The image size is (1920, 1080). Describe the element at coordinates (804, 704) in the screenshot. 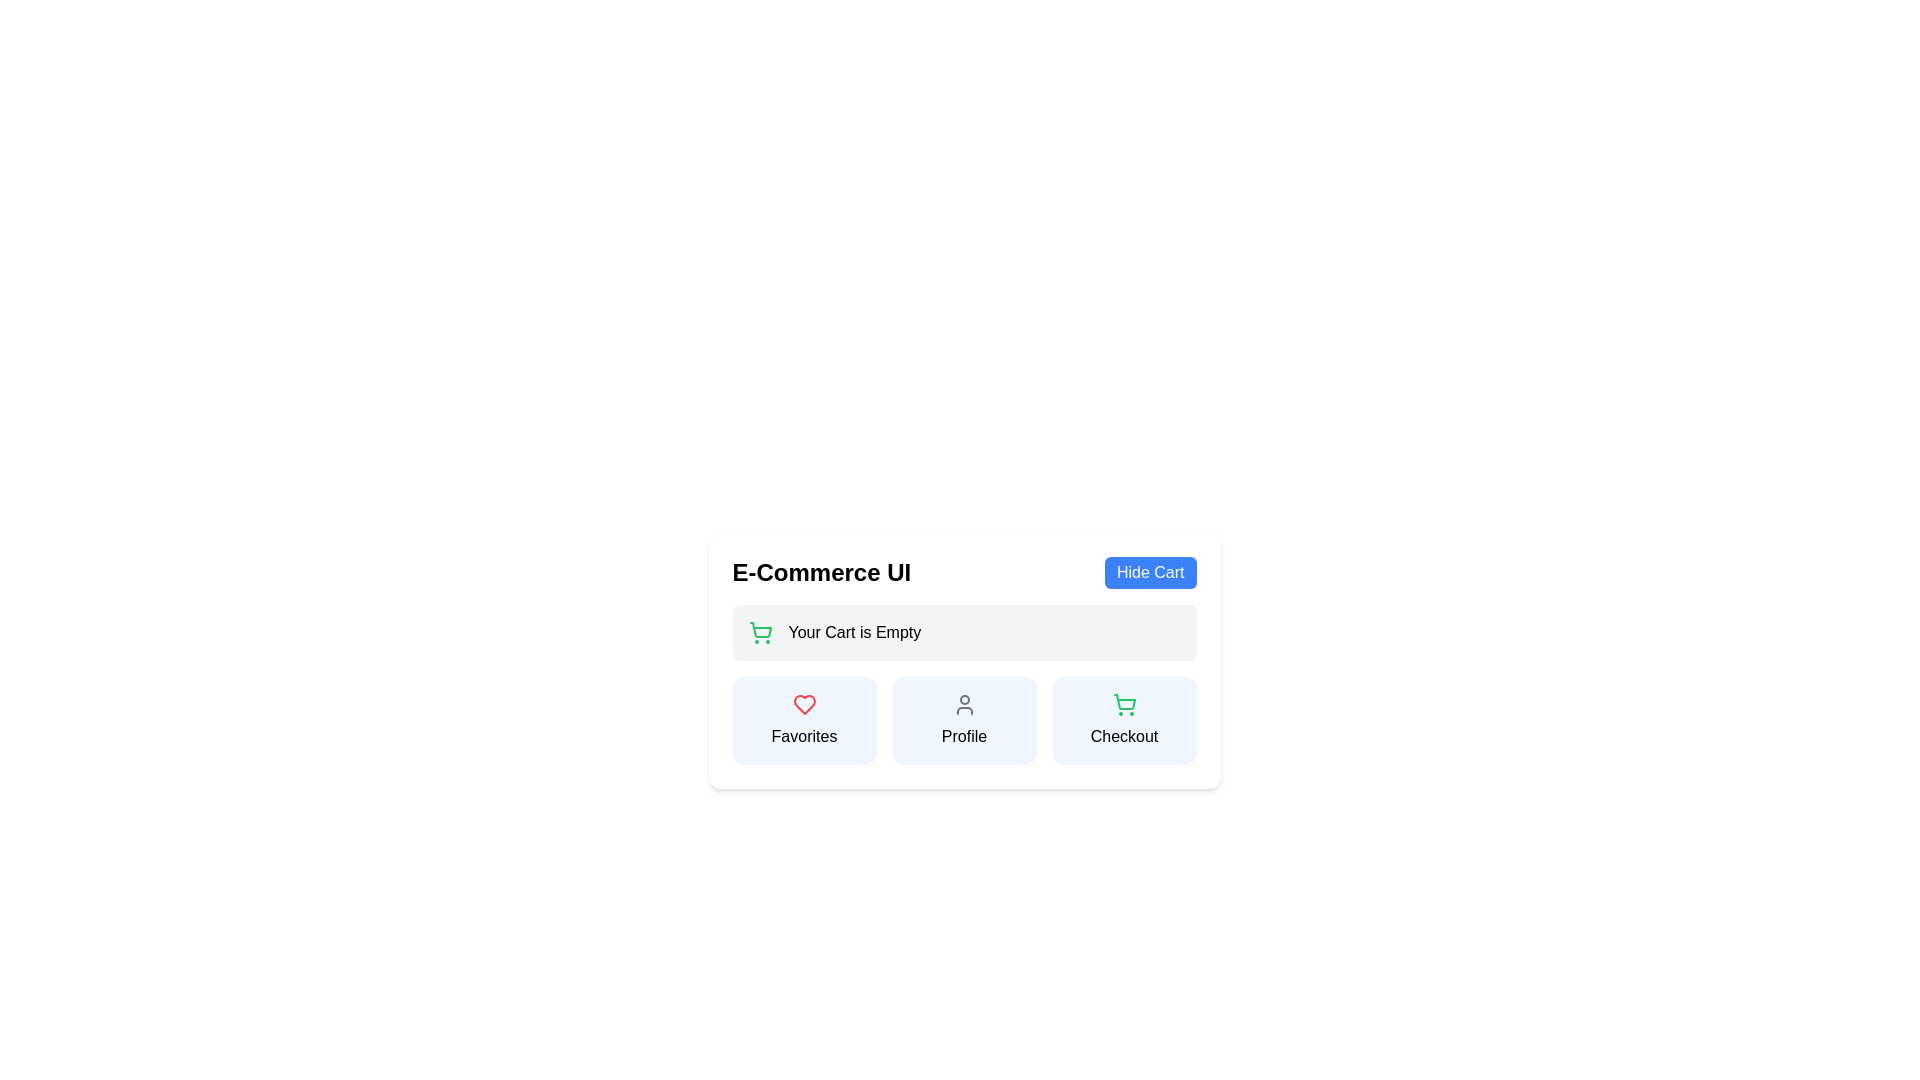

I see `visual content of the heart icon representing the 'Favorites' functionality, which is the first button in the bottom-left corner of the interface's bottom row` at that location.